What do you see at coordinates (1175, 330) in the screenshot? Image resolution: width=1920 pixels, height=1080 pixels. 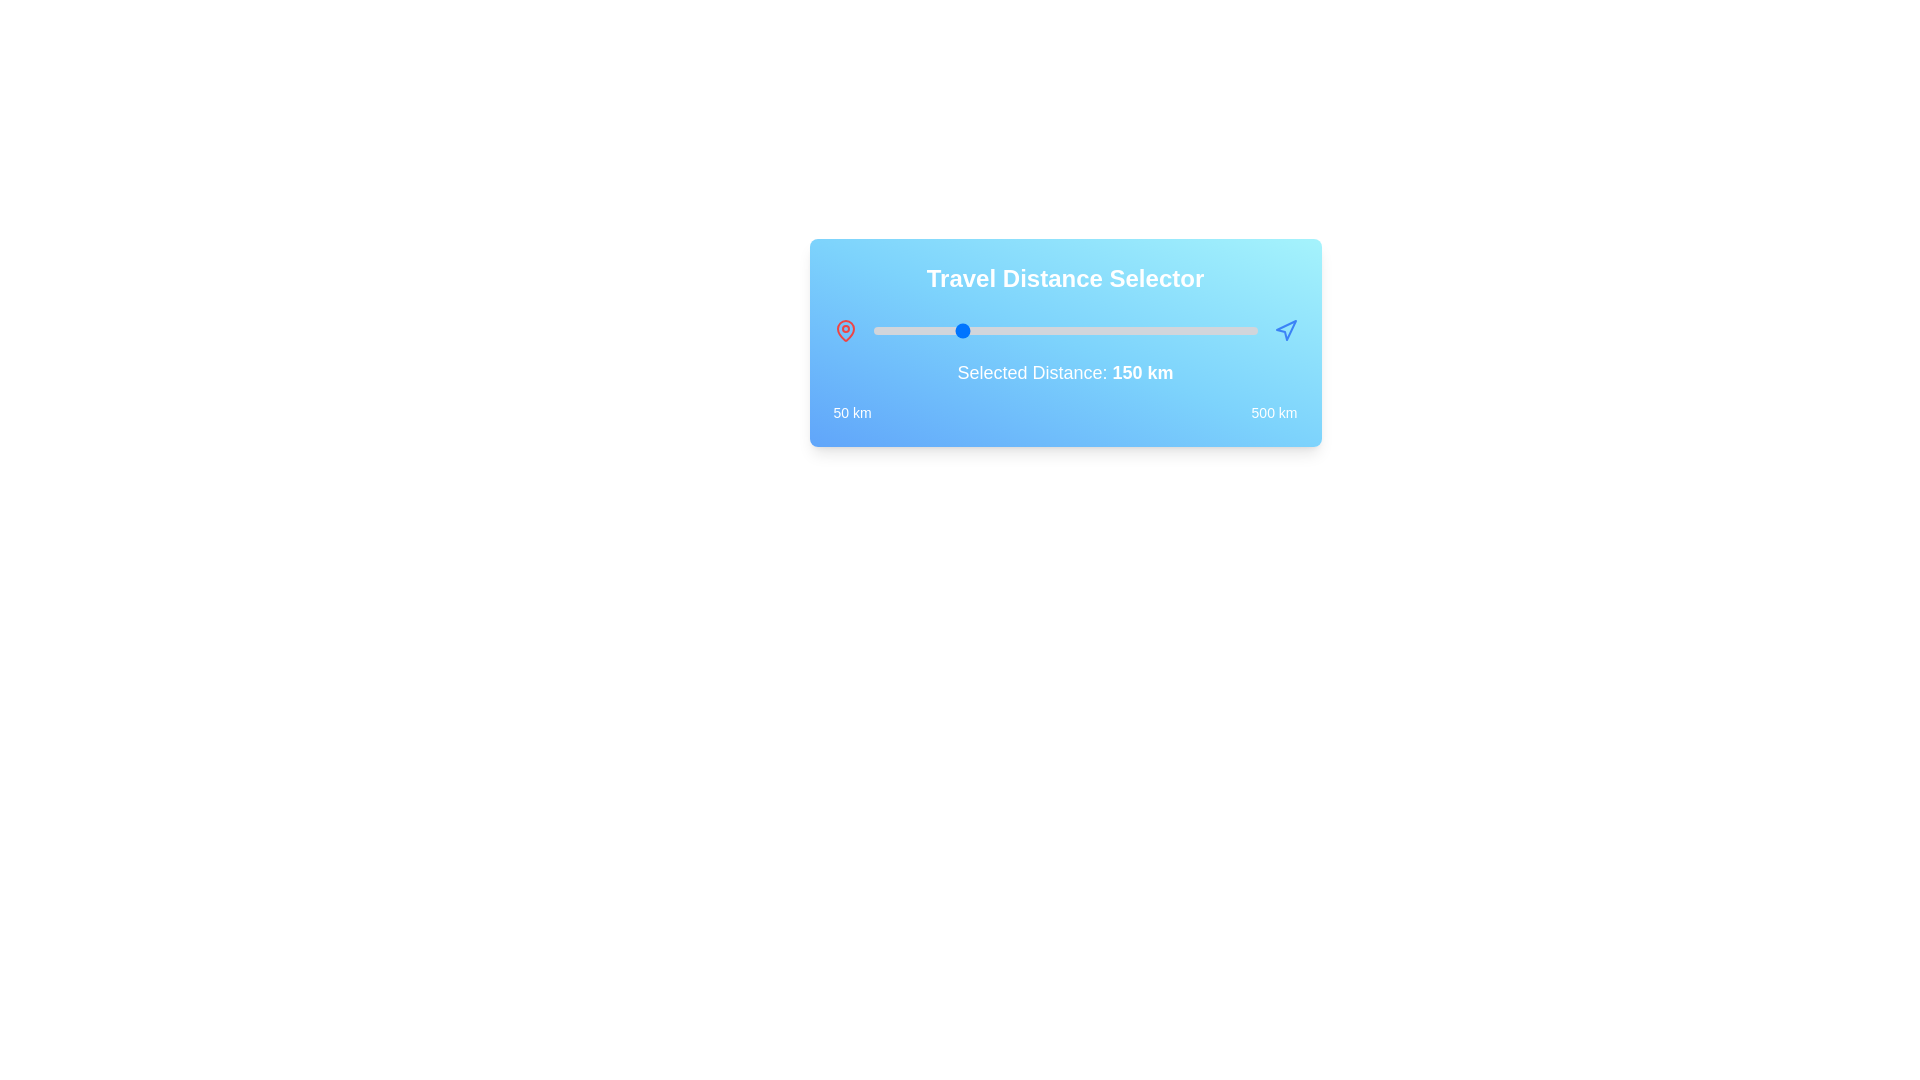 I see `the travel distance to 404 km by interacting with the slider` at bounding box center [1175, 330].